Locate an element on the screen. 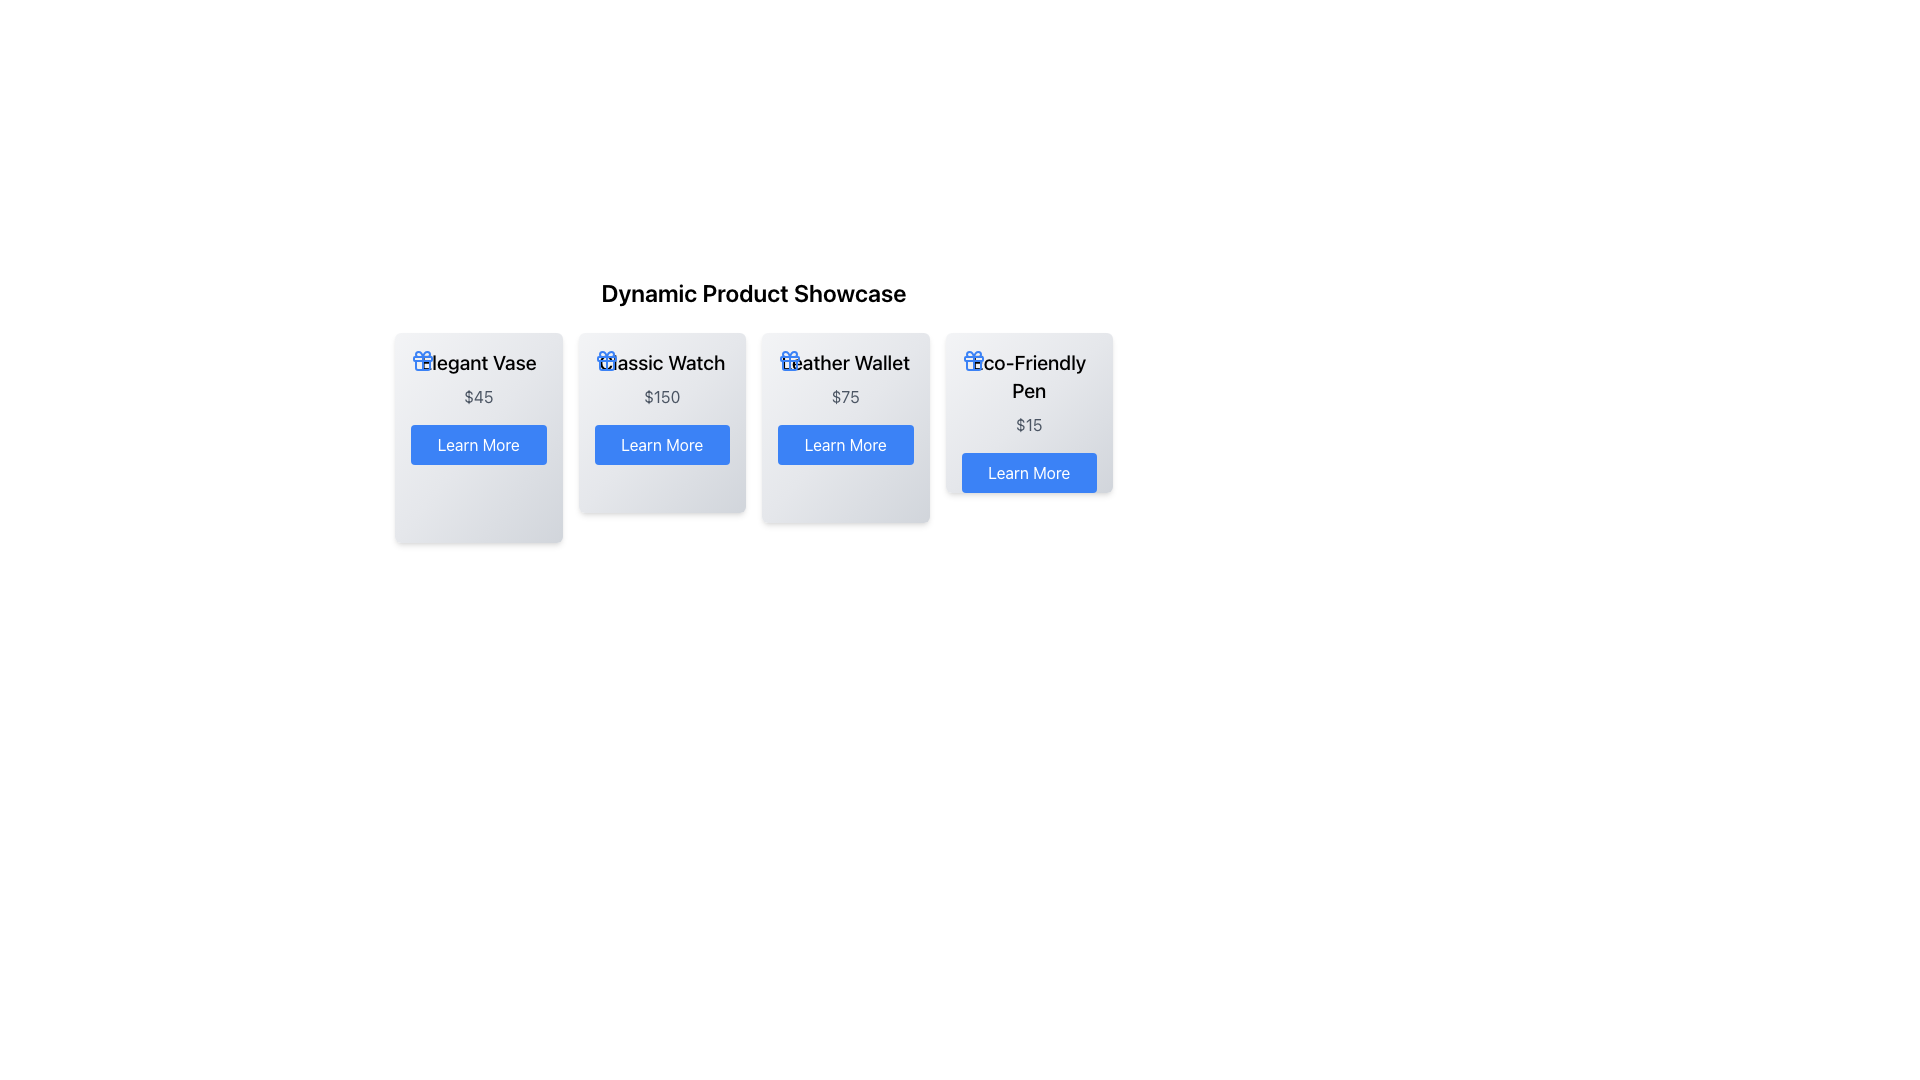 The width and height of the screenshot is (1920, 1080). the rectangular button with a blue background and white text that says 'Learn More', located at the bottom of the 'Eco-Friendly Pen' product card is located at coordinates (1029, 473).